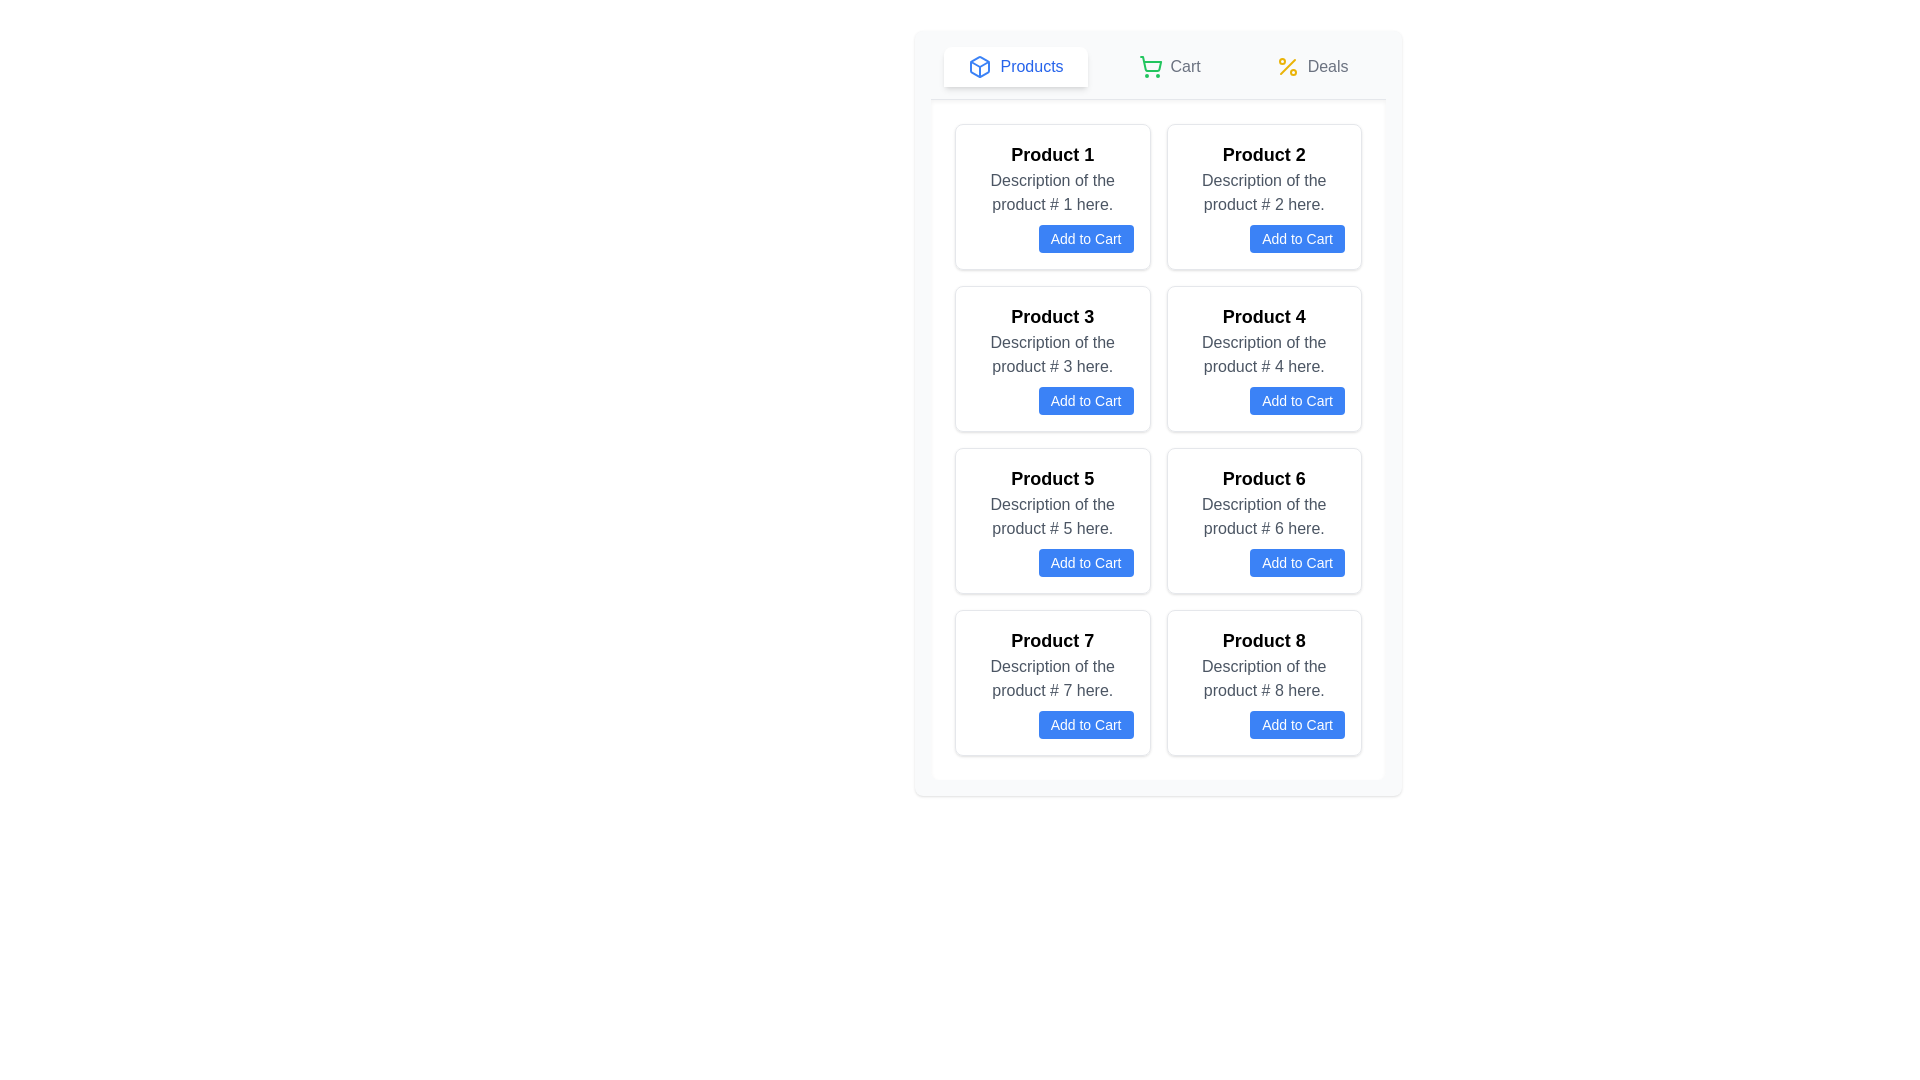  I want to click on the text label that provides a descriptive summary for 'Product 4', located in the second column of the second row of the product tile, so click(1263, 353).